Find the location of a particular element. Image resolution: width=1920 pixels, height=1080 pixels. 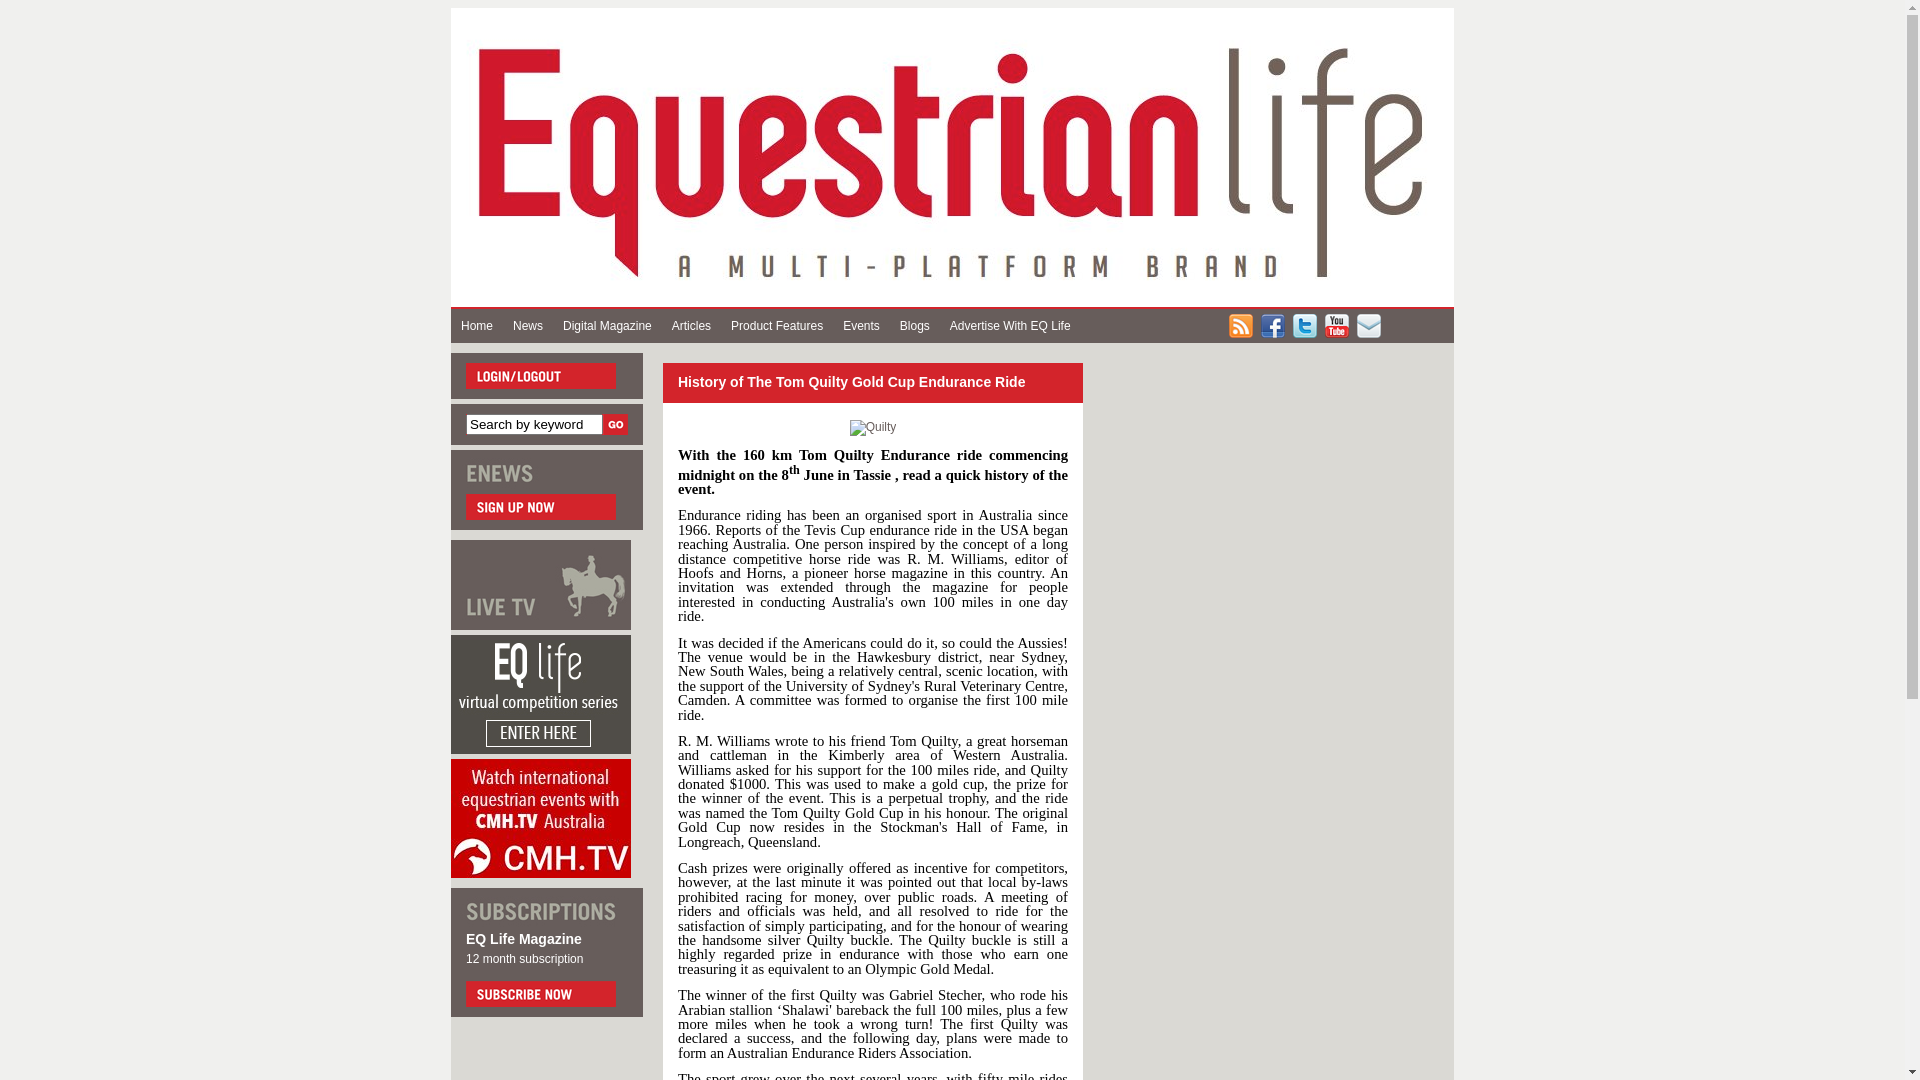

'Events' is located at coordinates (861, 325).